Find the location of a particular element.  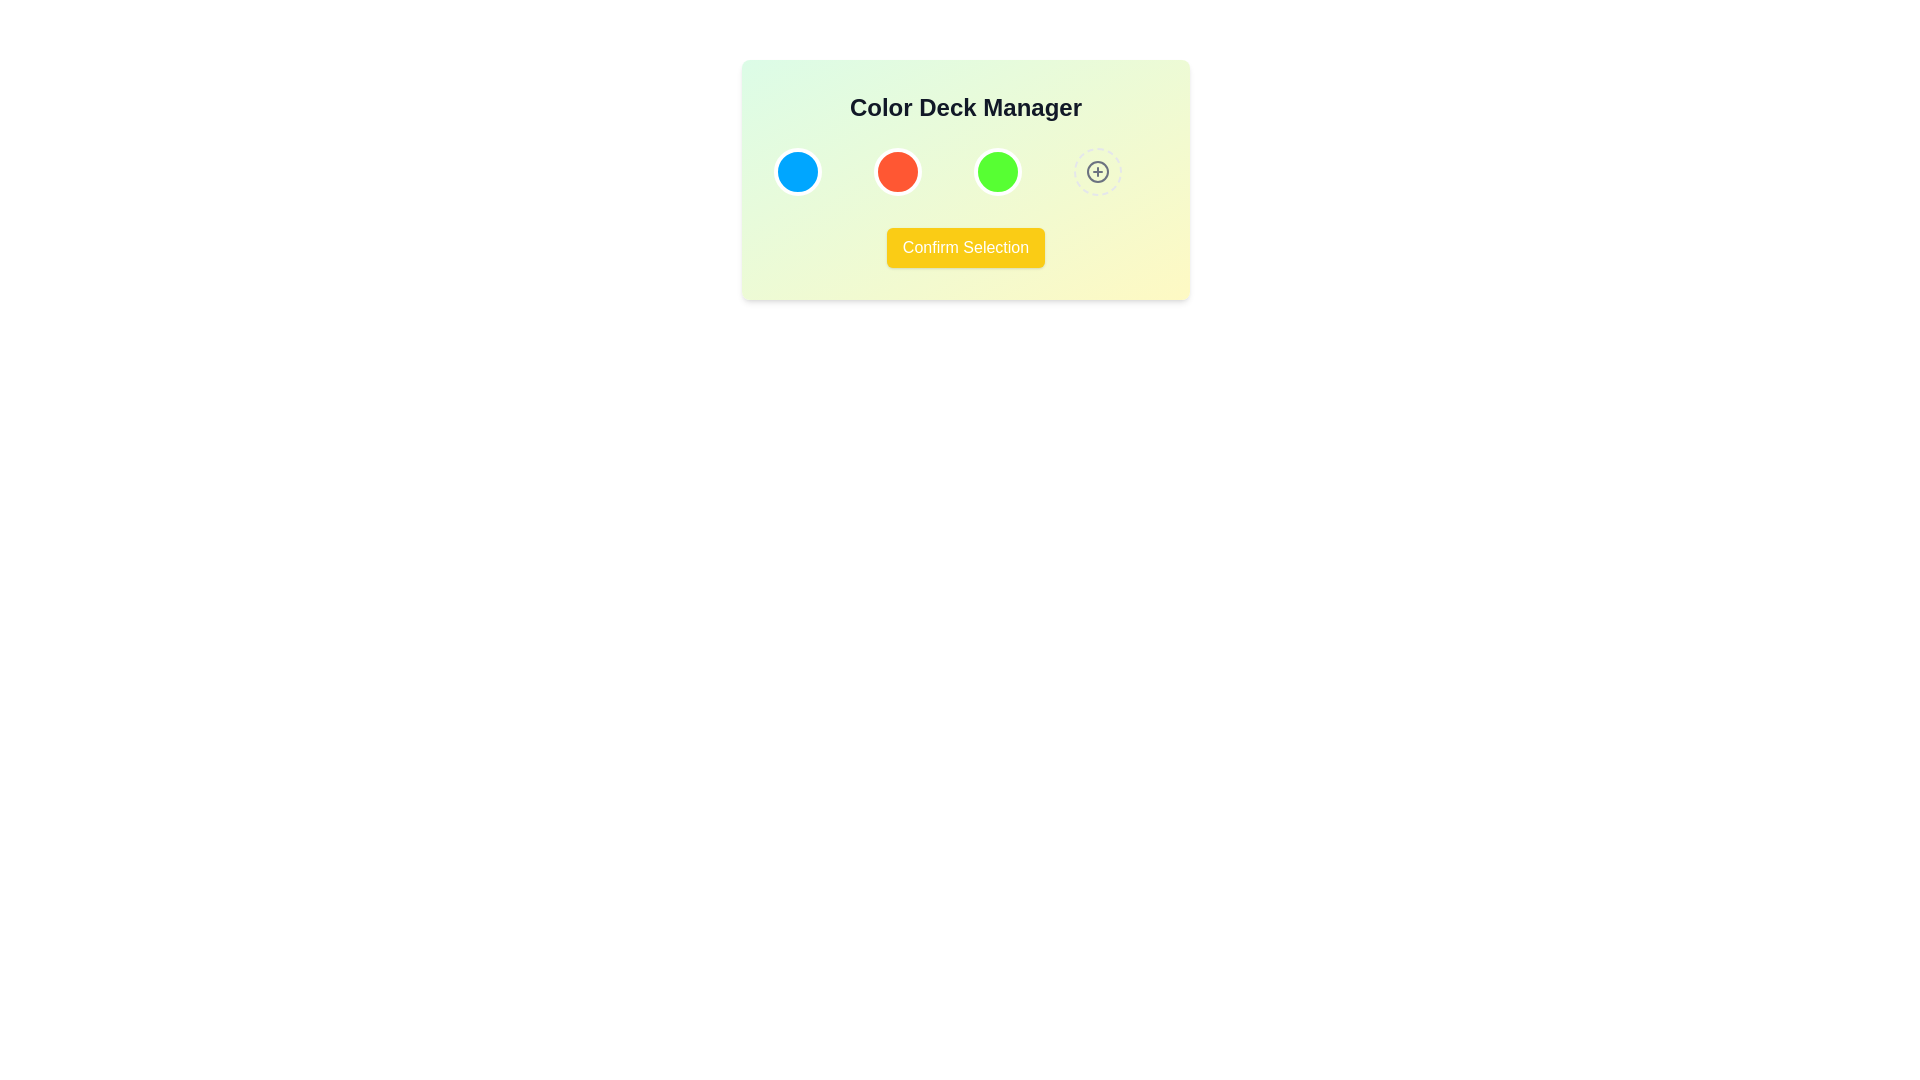

the second circular selectable option located beneath the 'Color Deck Manager' title is located at coordinates (896, 171).